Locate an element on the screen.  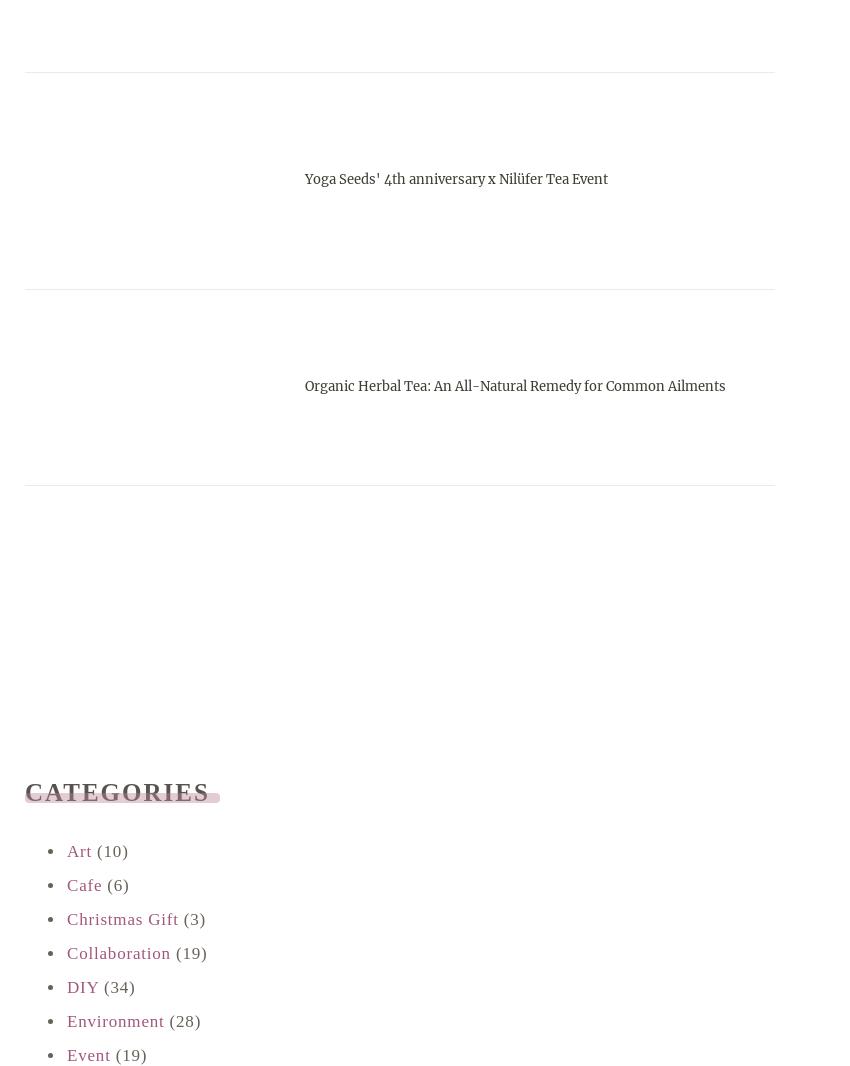
'(34)' is located at coordinates (115, 987).